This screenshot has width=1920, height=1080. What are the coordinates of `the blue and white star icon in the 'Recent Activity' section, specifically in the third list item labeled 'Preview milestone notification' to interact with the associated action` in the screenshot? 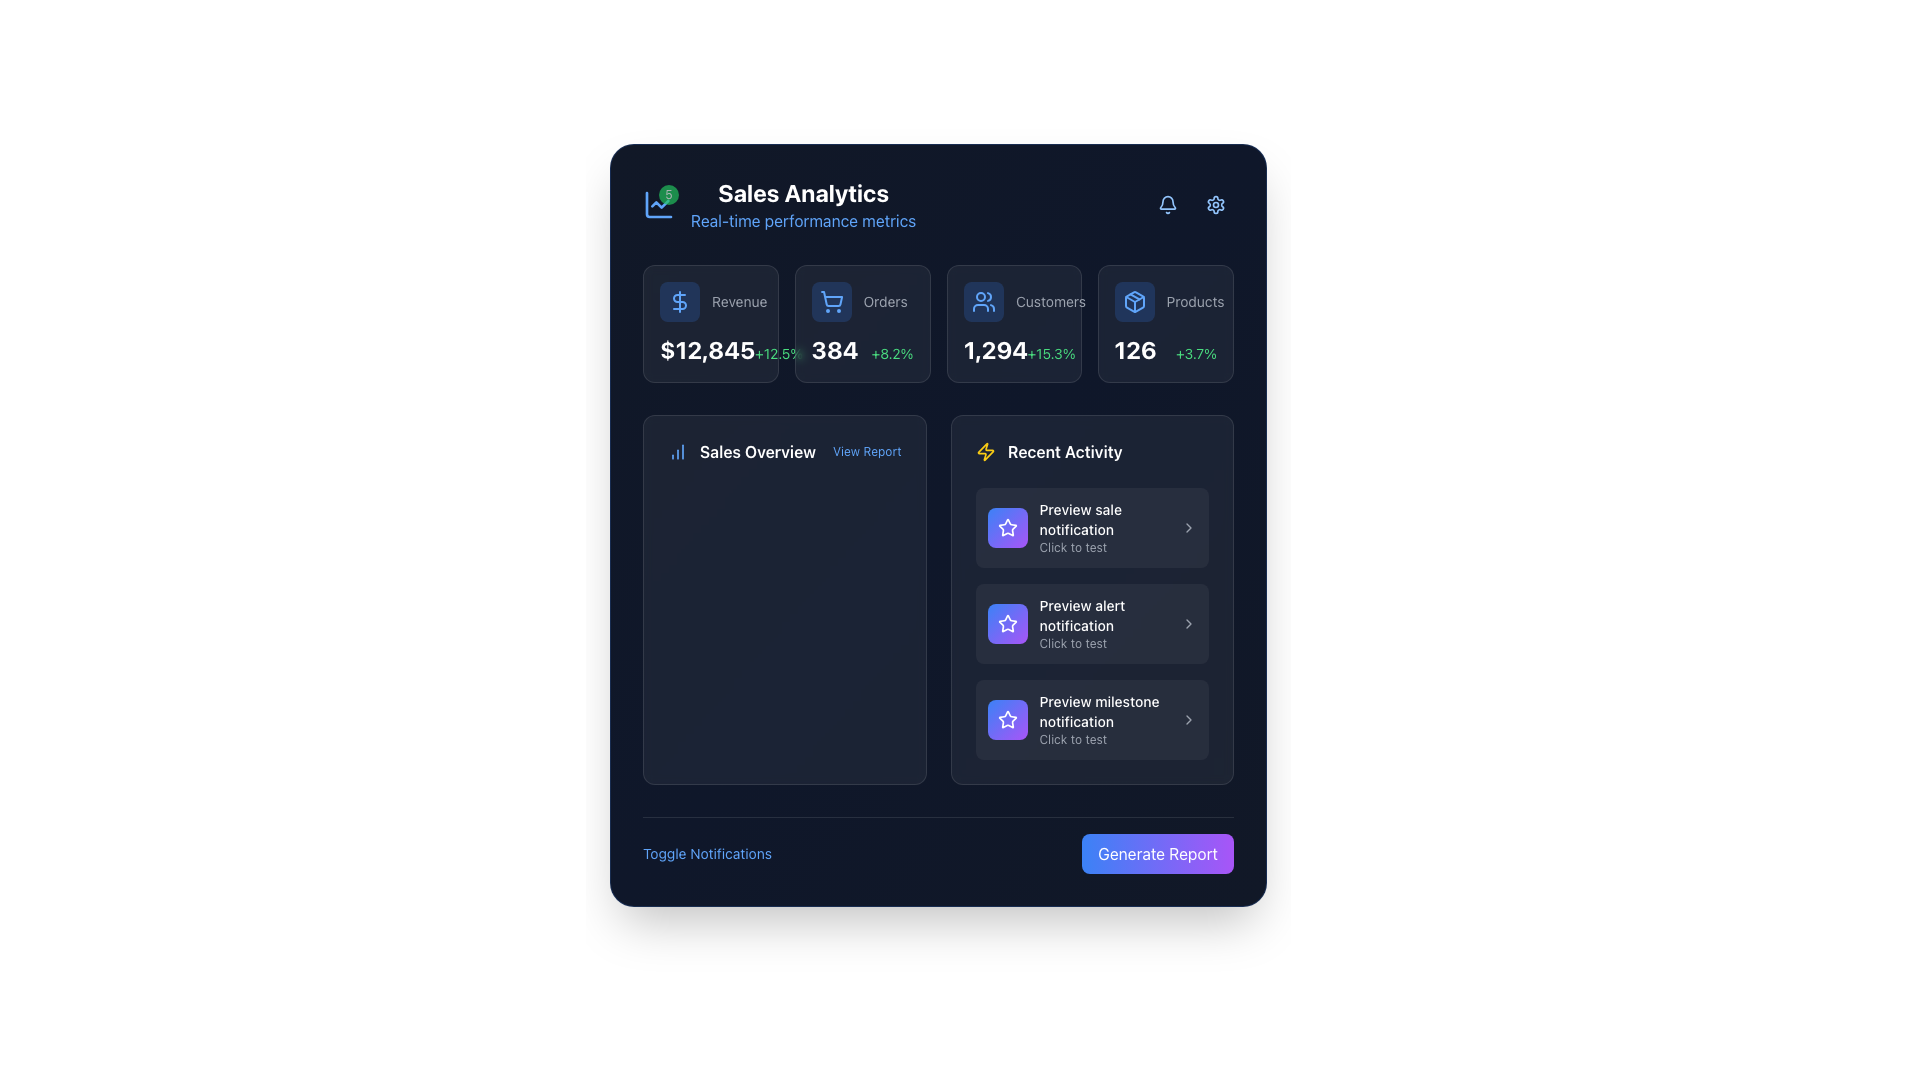 It's located at (1007, 718).